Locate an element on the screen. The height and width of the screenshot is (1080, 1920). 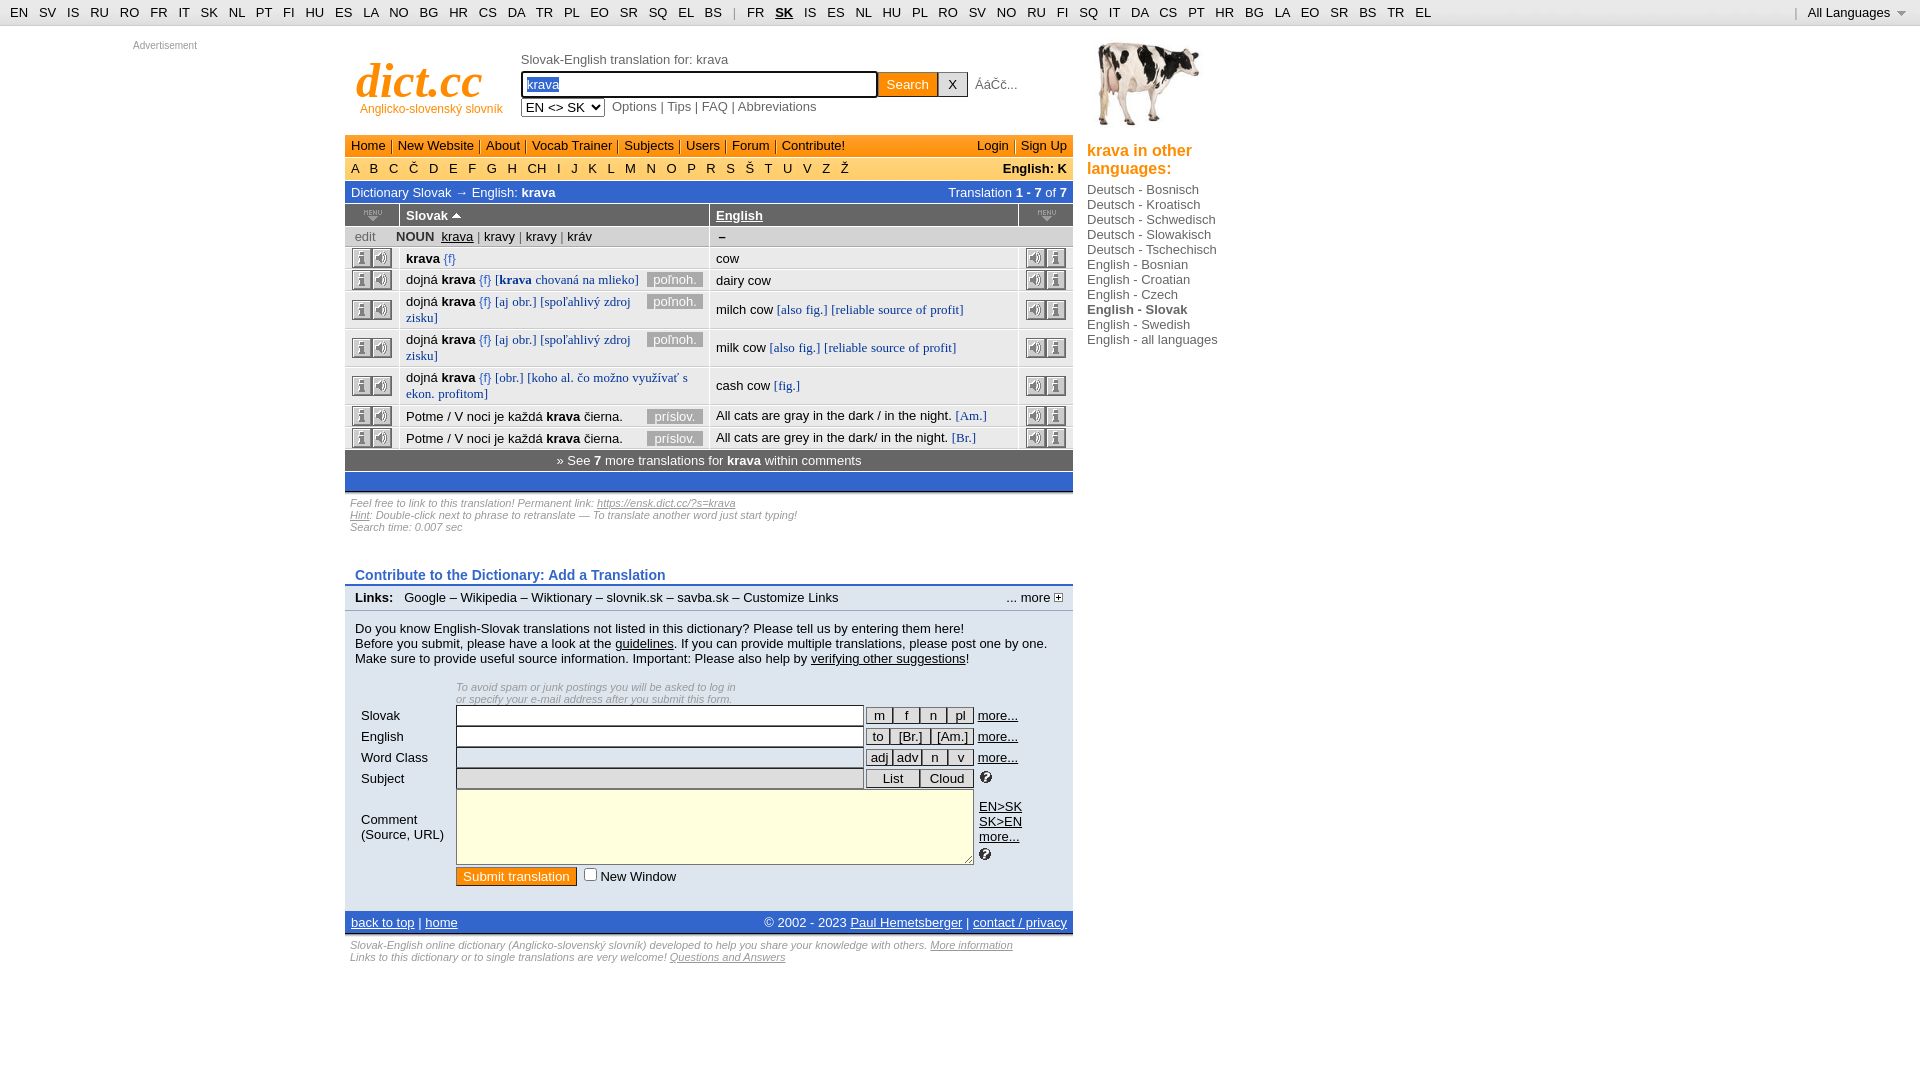
'Options' is located at coordinates (633, 106).